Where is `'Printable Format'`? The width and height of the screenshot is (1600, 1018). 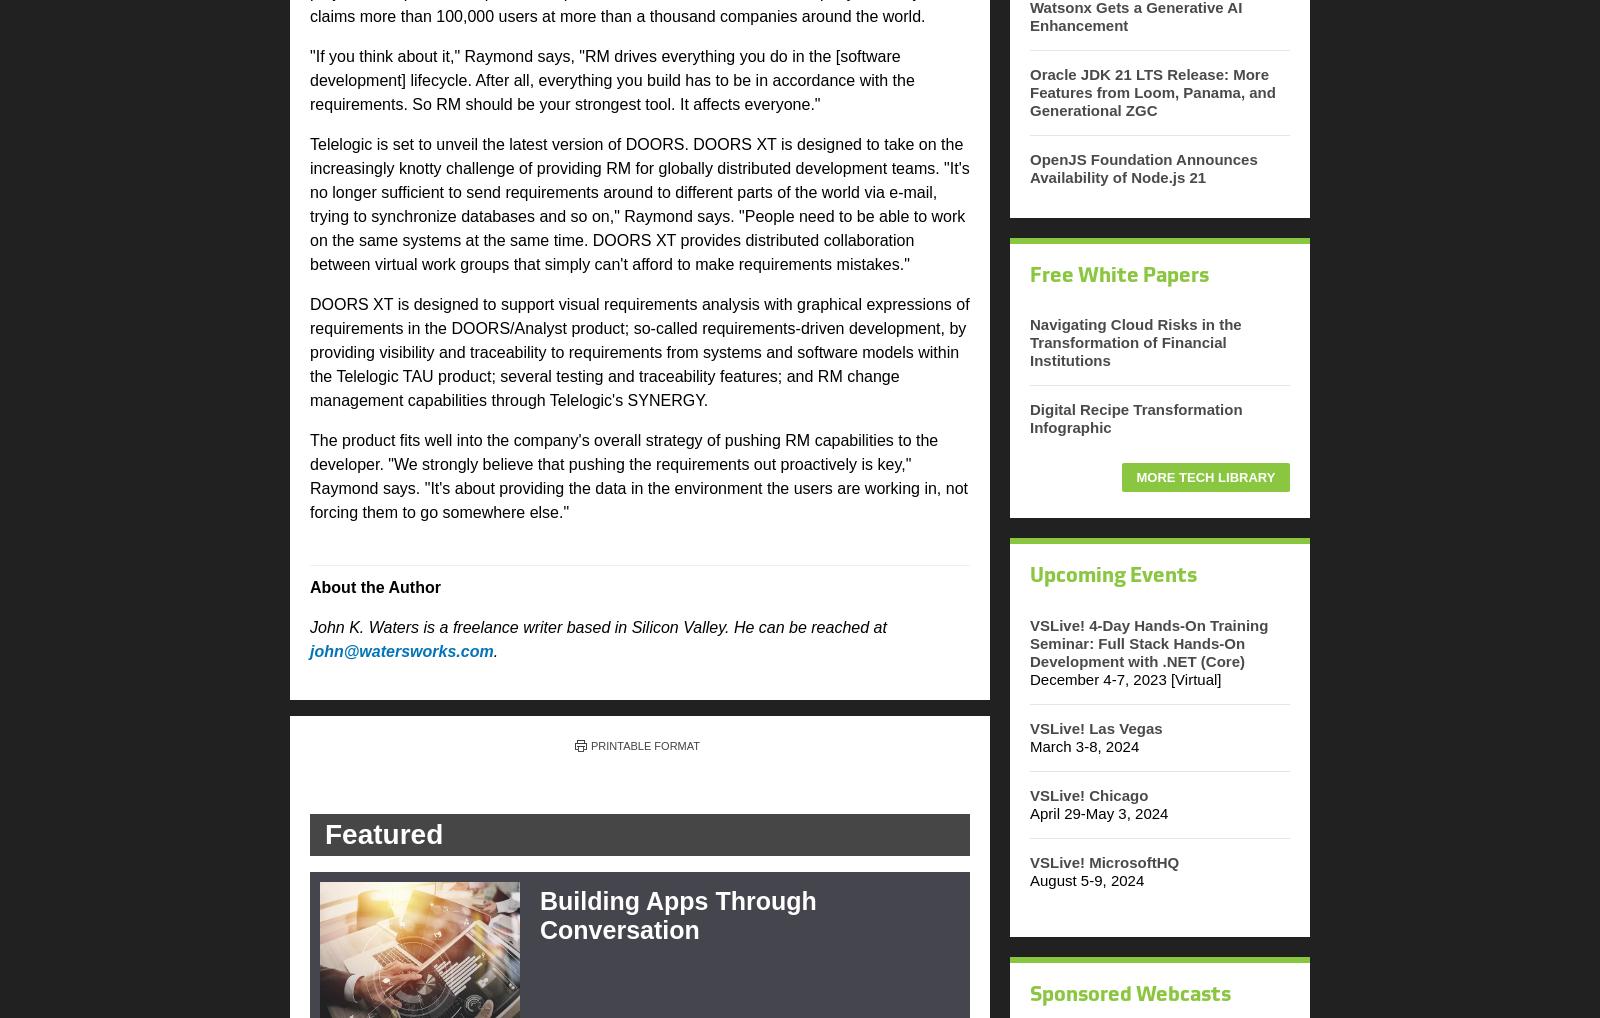
'Printable Format' is located at coordinates (645, 744).